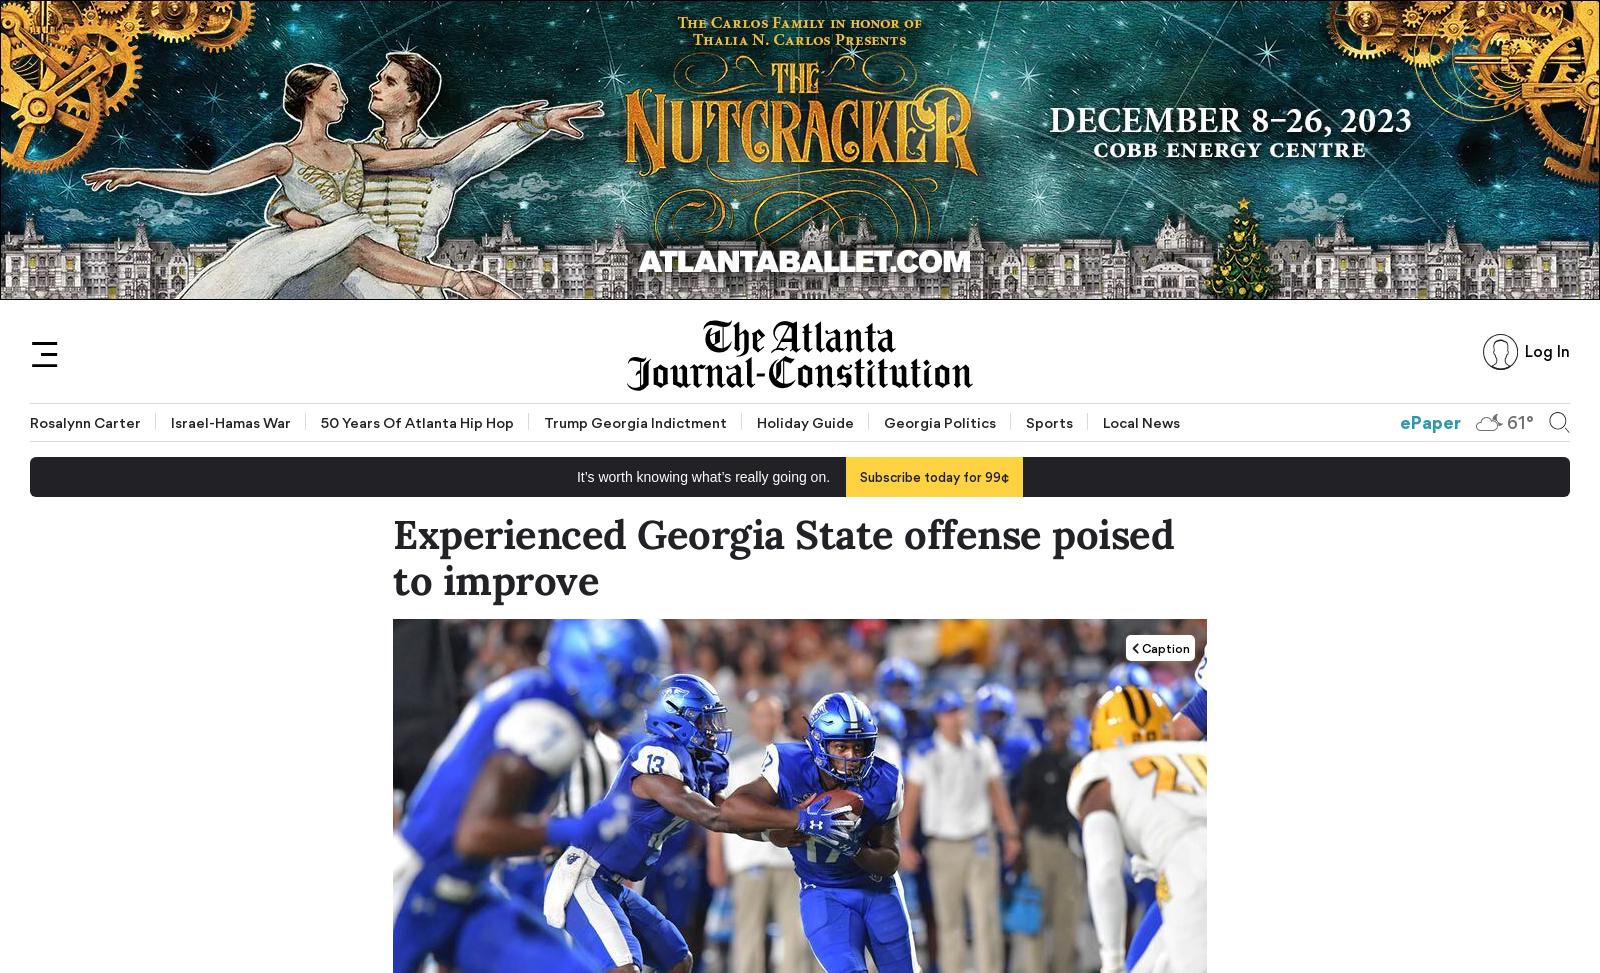  Describe the element at coordinates (783, 557) in the screenshot. I see `'Experienced Georgia State offense poised to improve'` at that location.